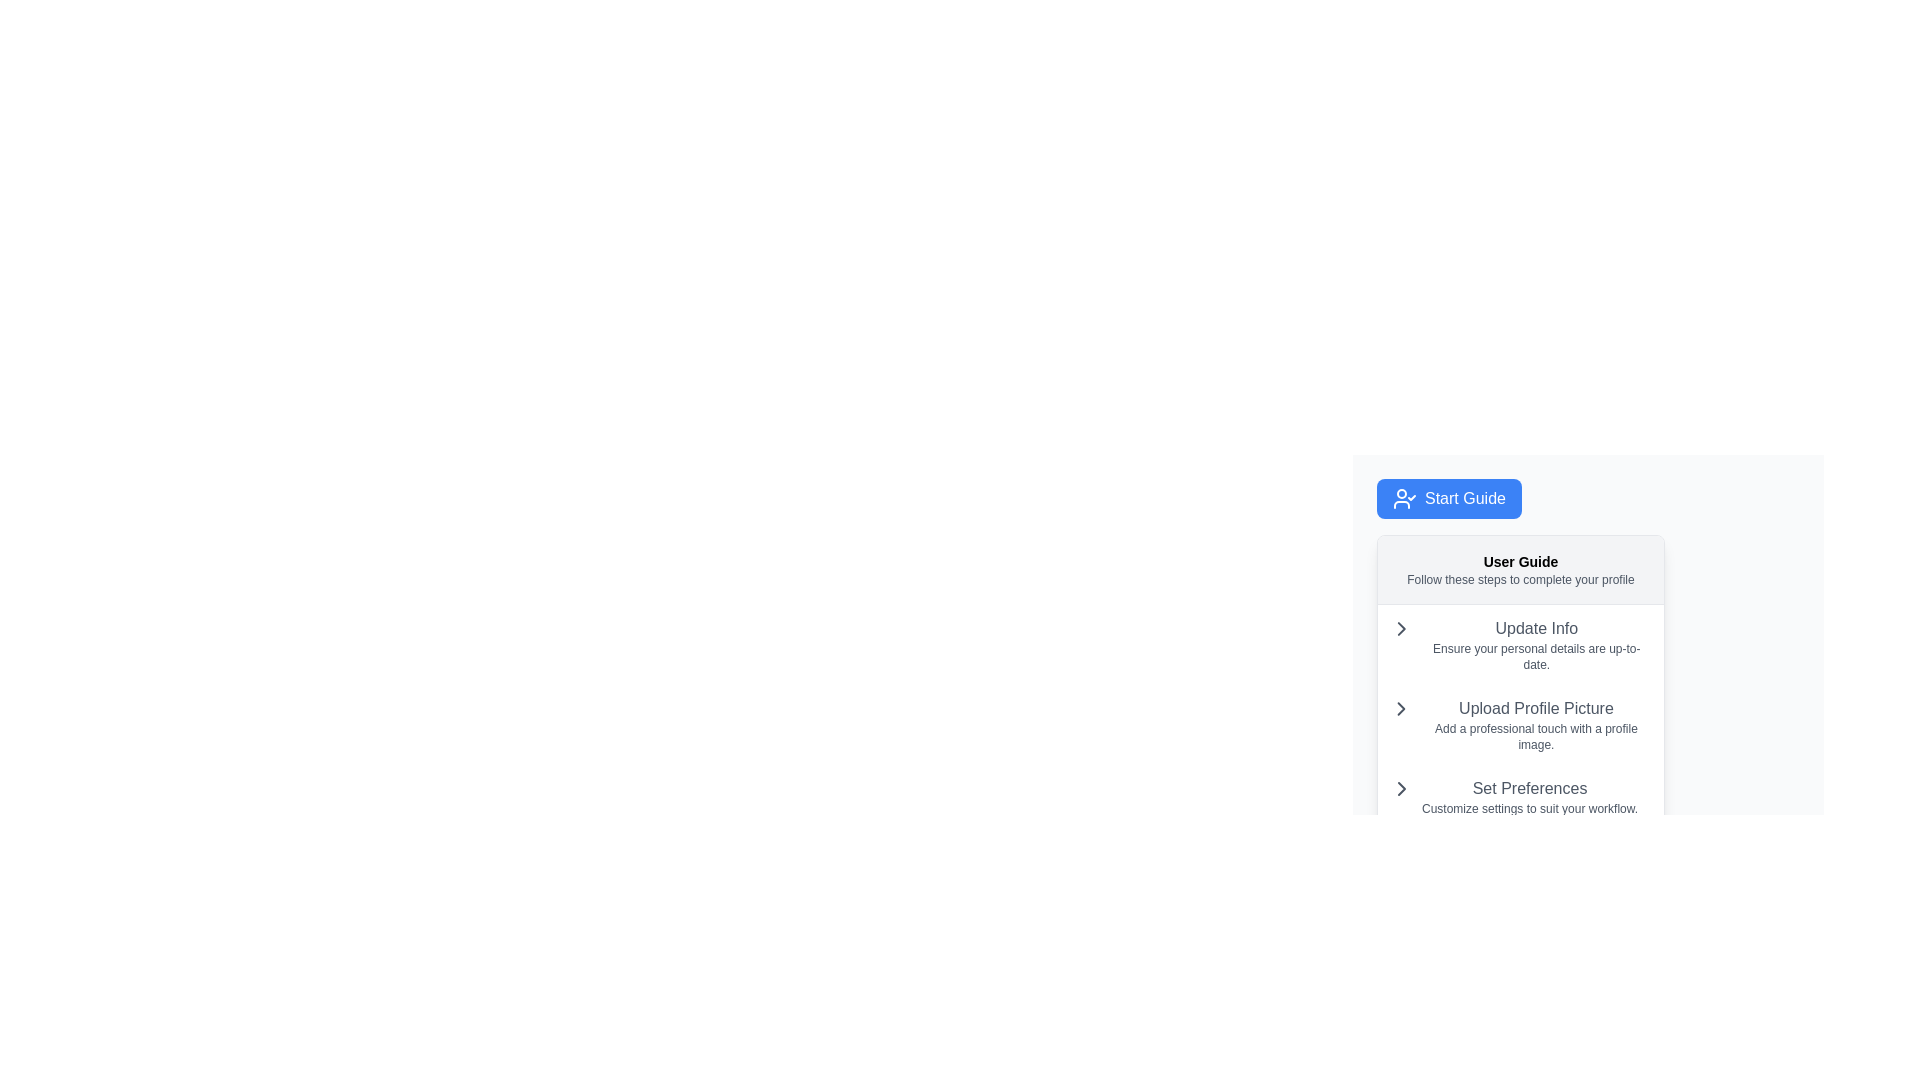  I want to click on supplementary information provided by the text label located directly below the 'Upload Profile Picture' in the 'User Guide' section, so click(1535, 736).